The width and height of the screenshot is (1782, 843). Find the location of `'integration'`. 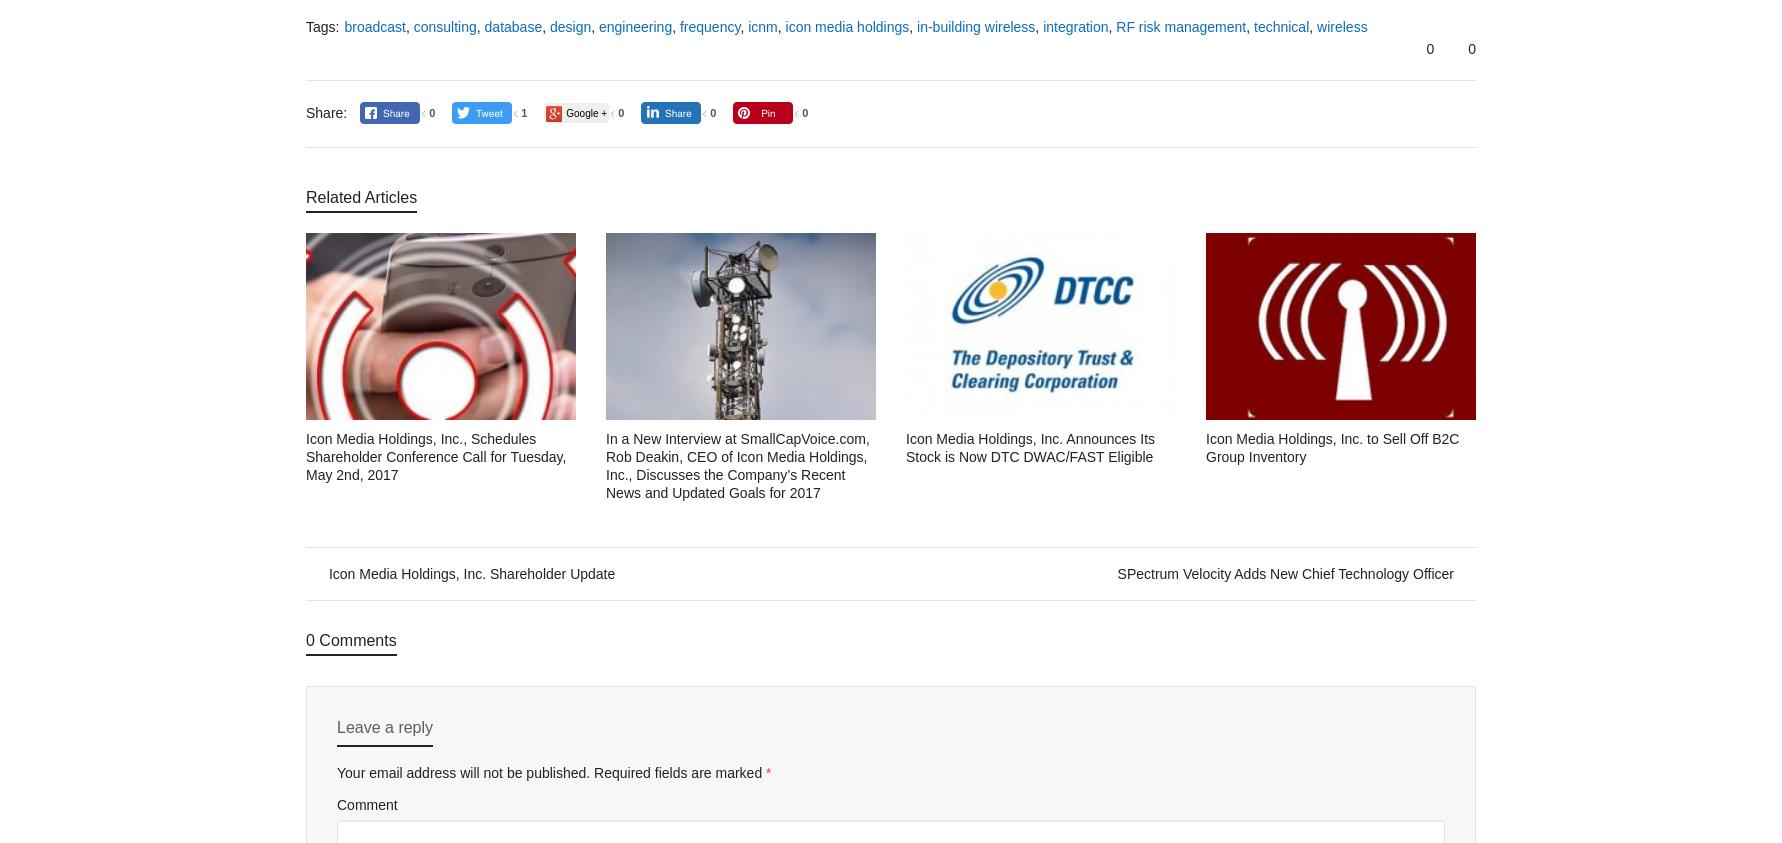

'integration' is located at coordinates (1075, 25).